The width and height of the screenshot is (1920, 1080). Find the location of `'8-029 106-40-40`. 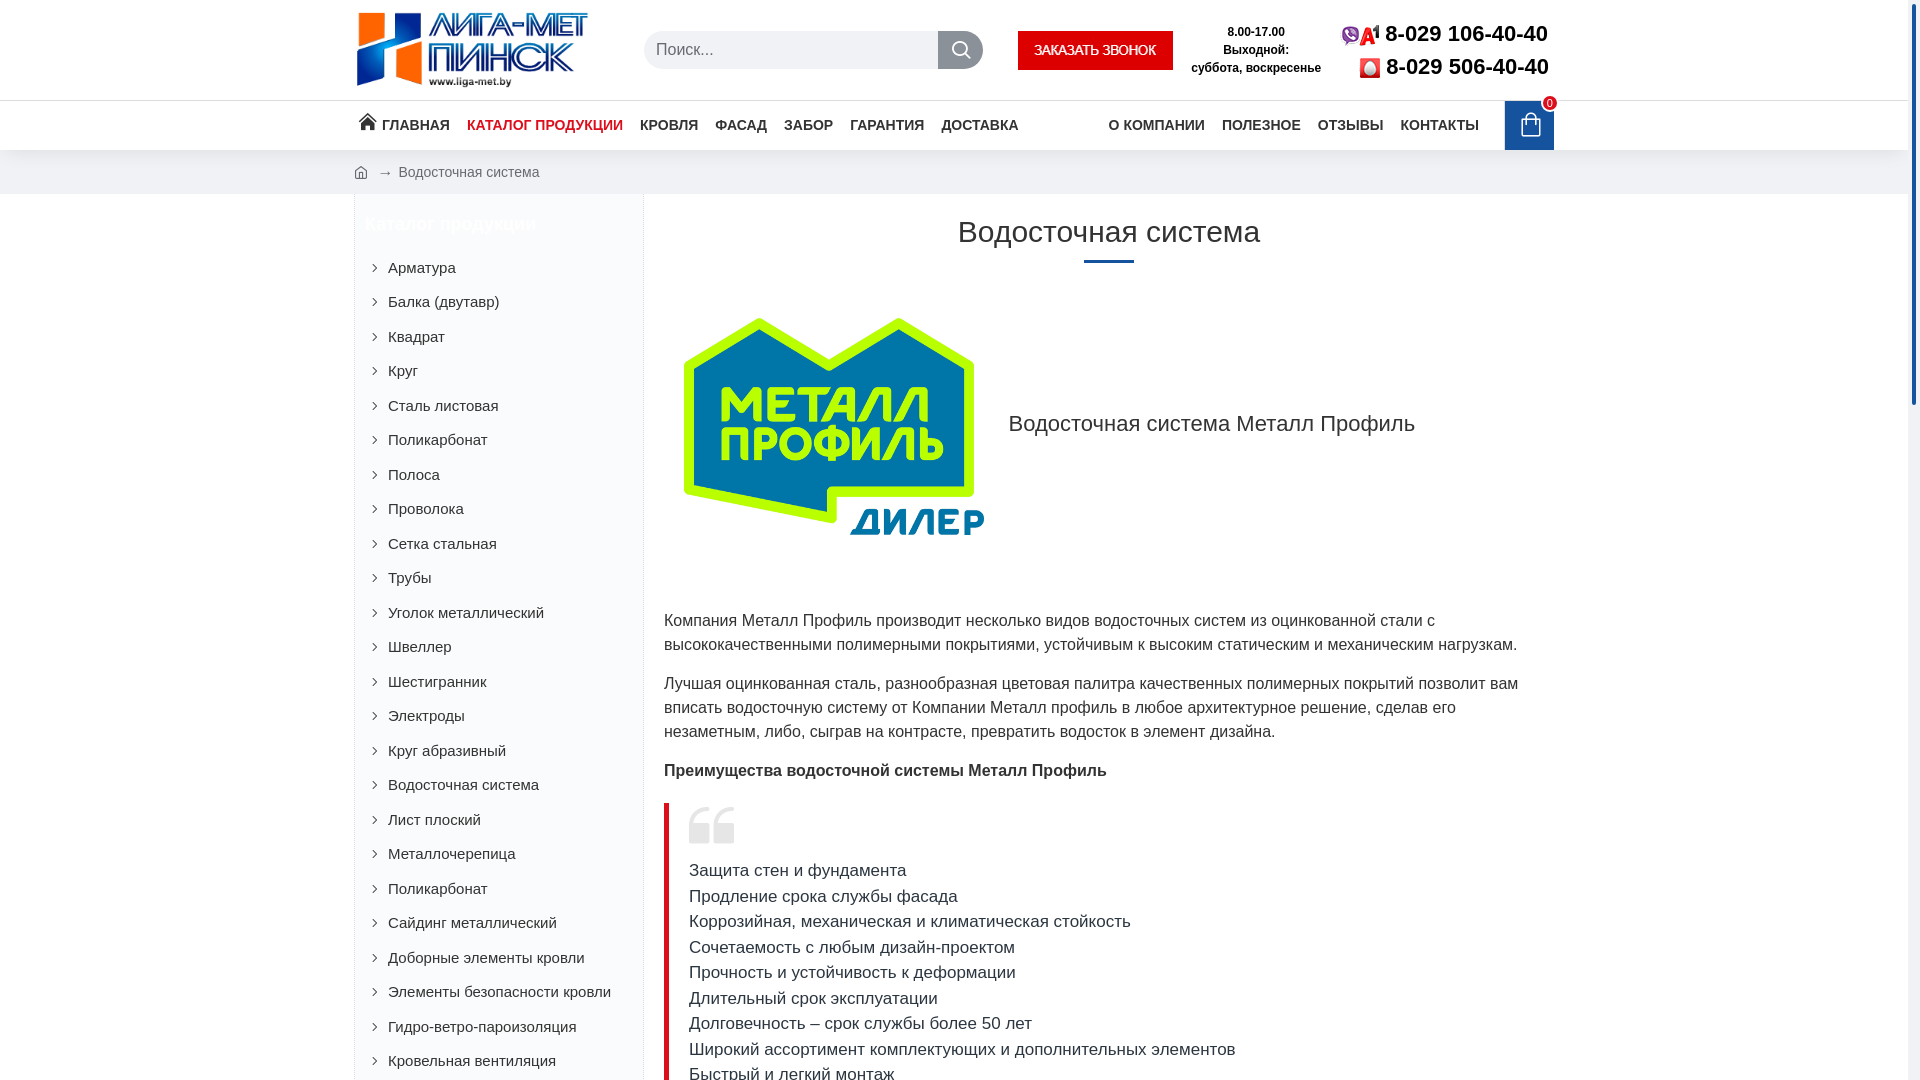

'8-029 106-40-40 is located at coordinates (1444, 49).